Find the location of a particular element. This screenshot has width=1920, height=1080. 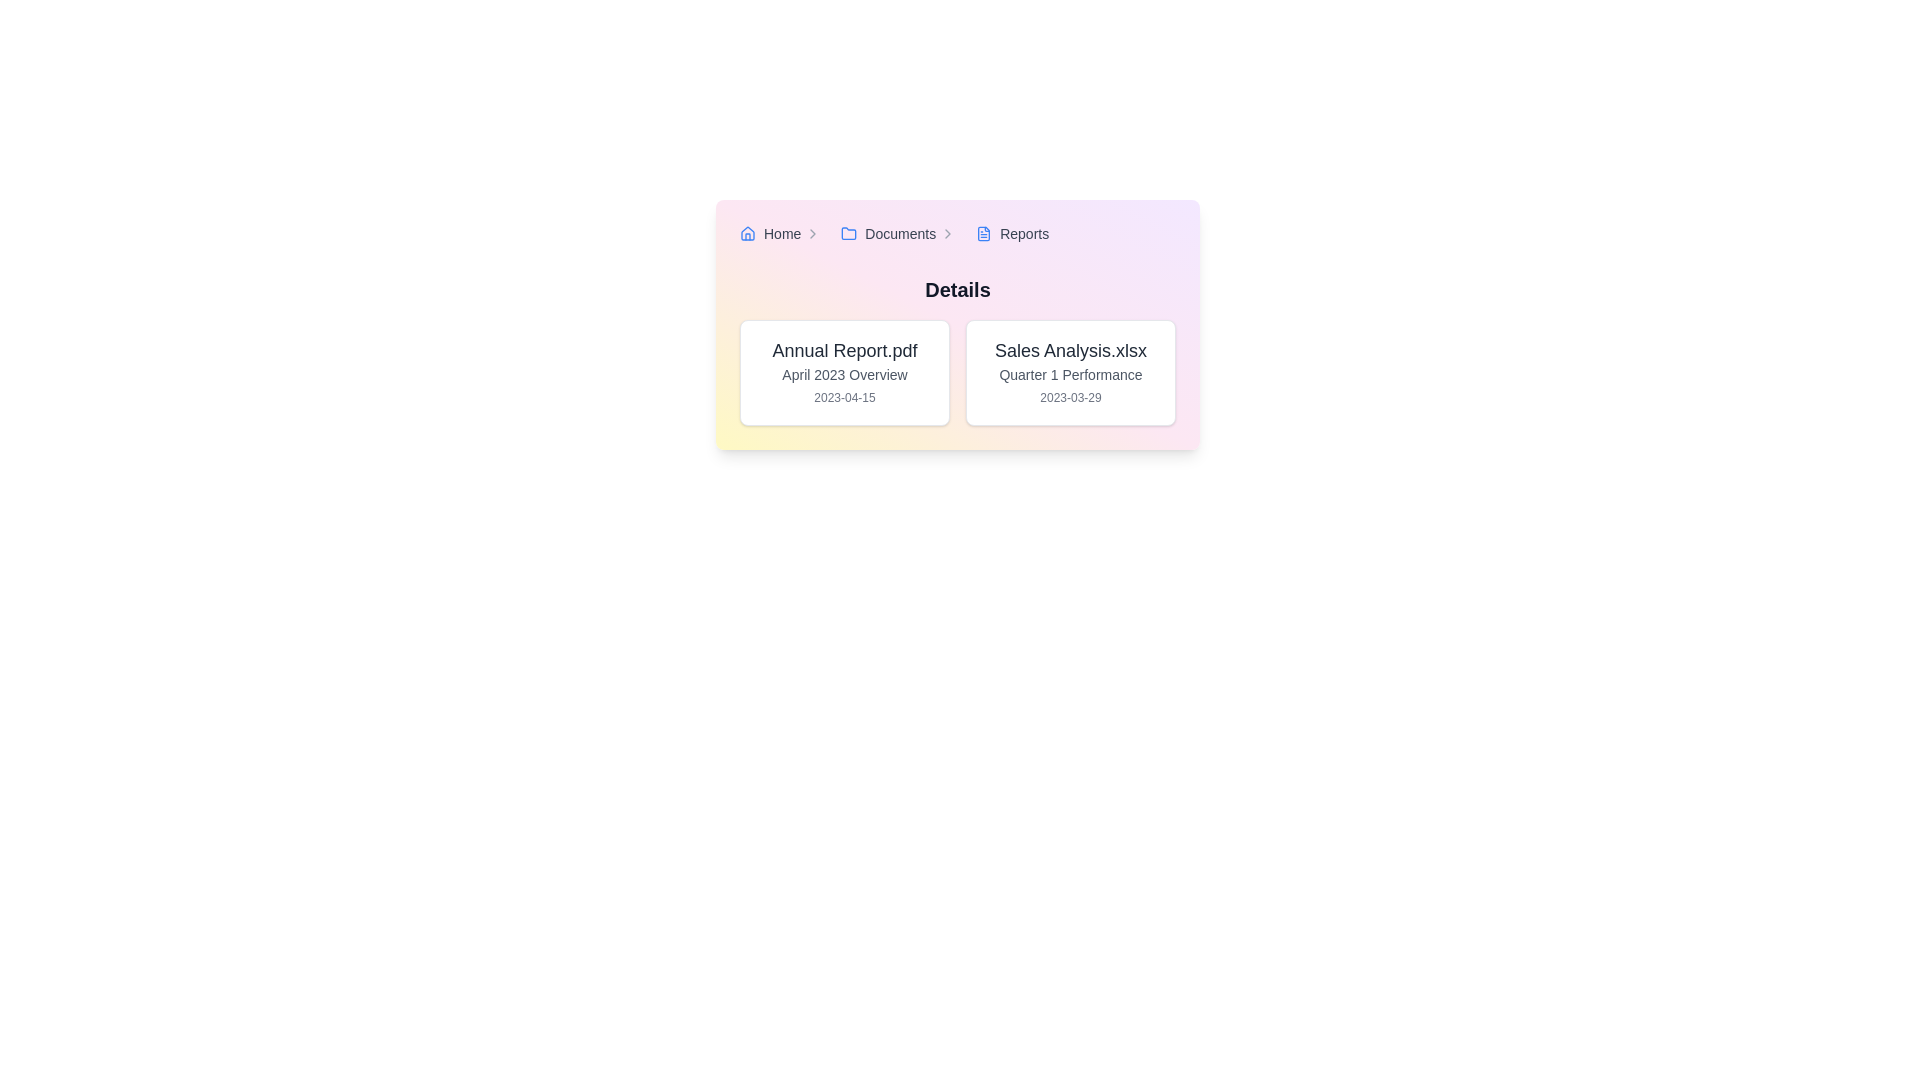

the last breadcrumb navigation item, which indicates the current page and is located to the right of the 'Documents' breadcrumb is located at coordinates (1012, 233).